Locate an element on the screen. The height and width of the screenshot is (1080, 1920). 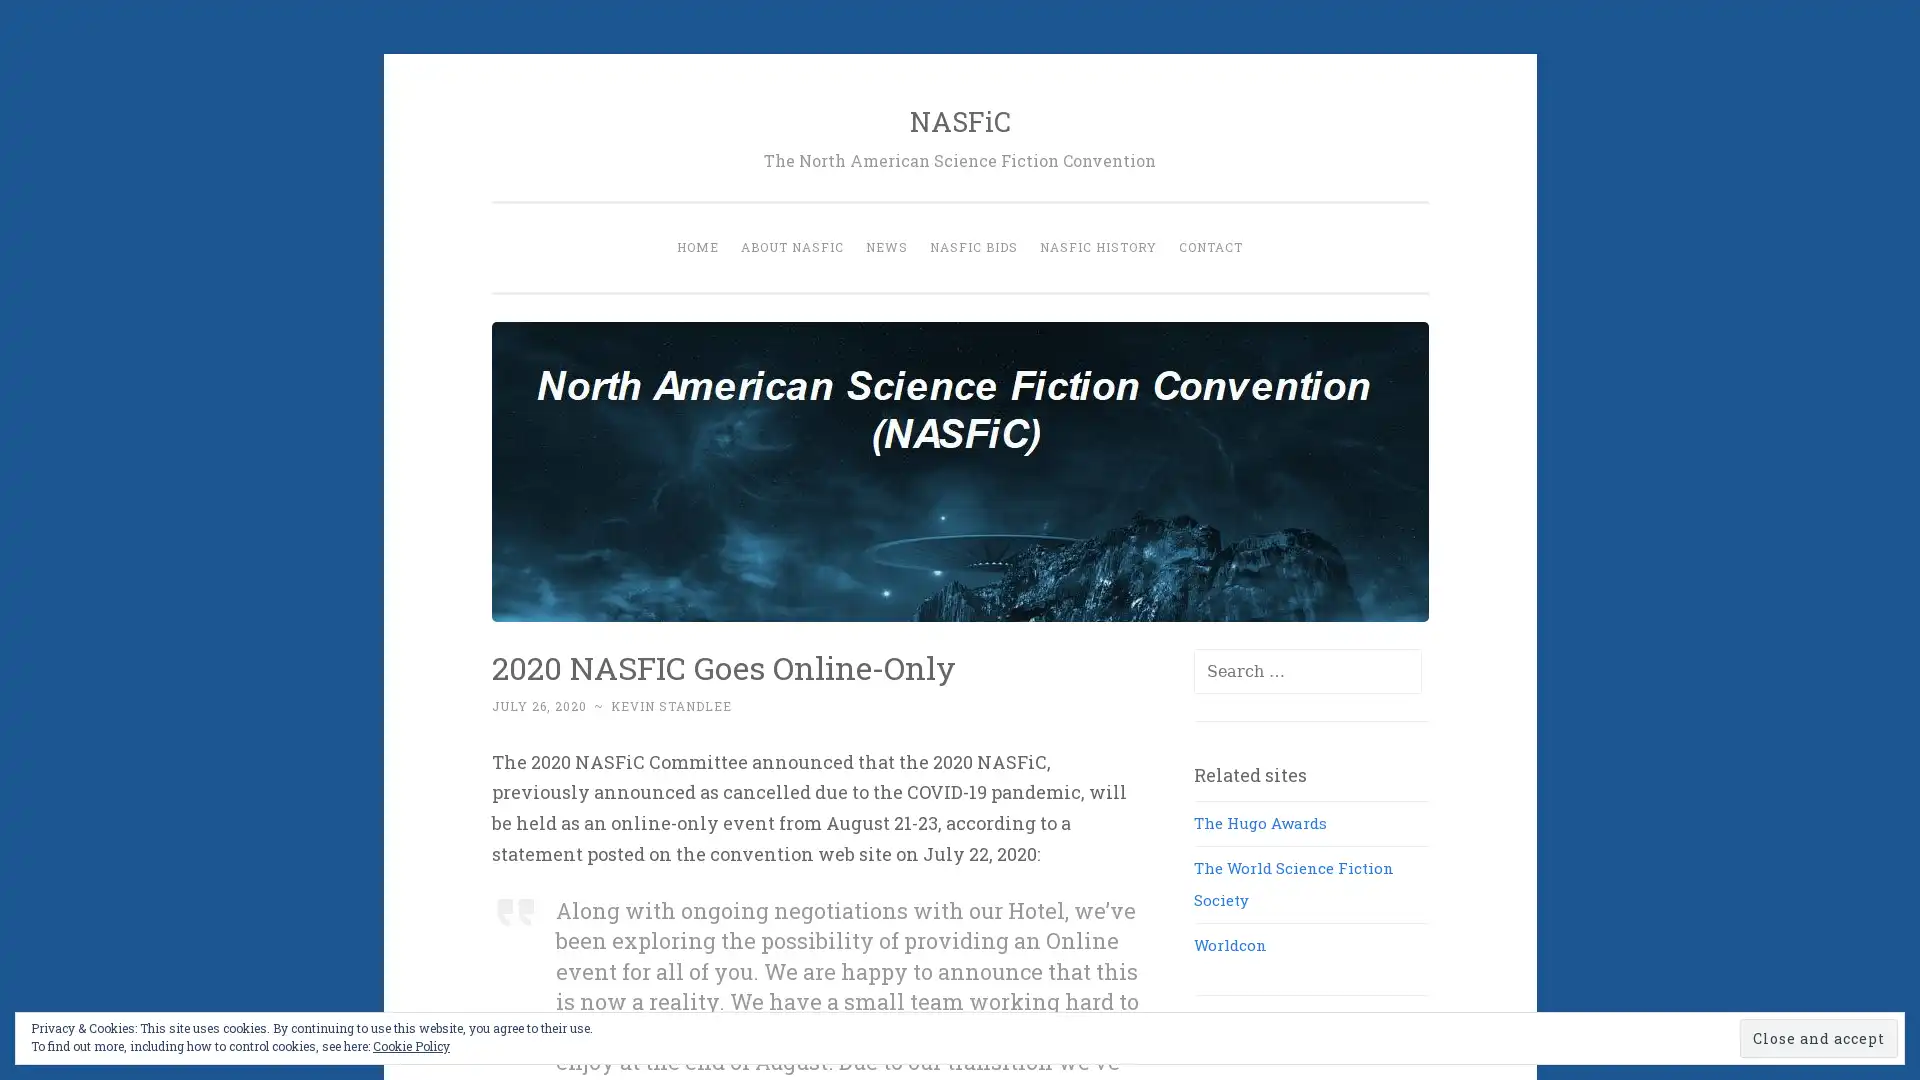
Close and accept is located at coordinates (1819, 1037).